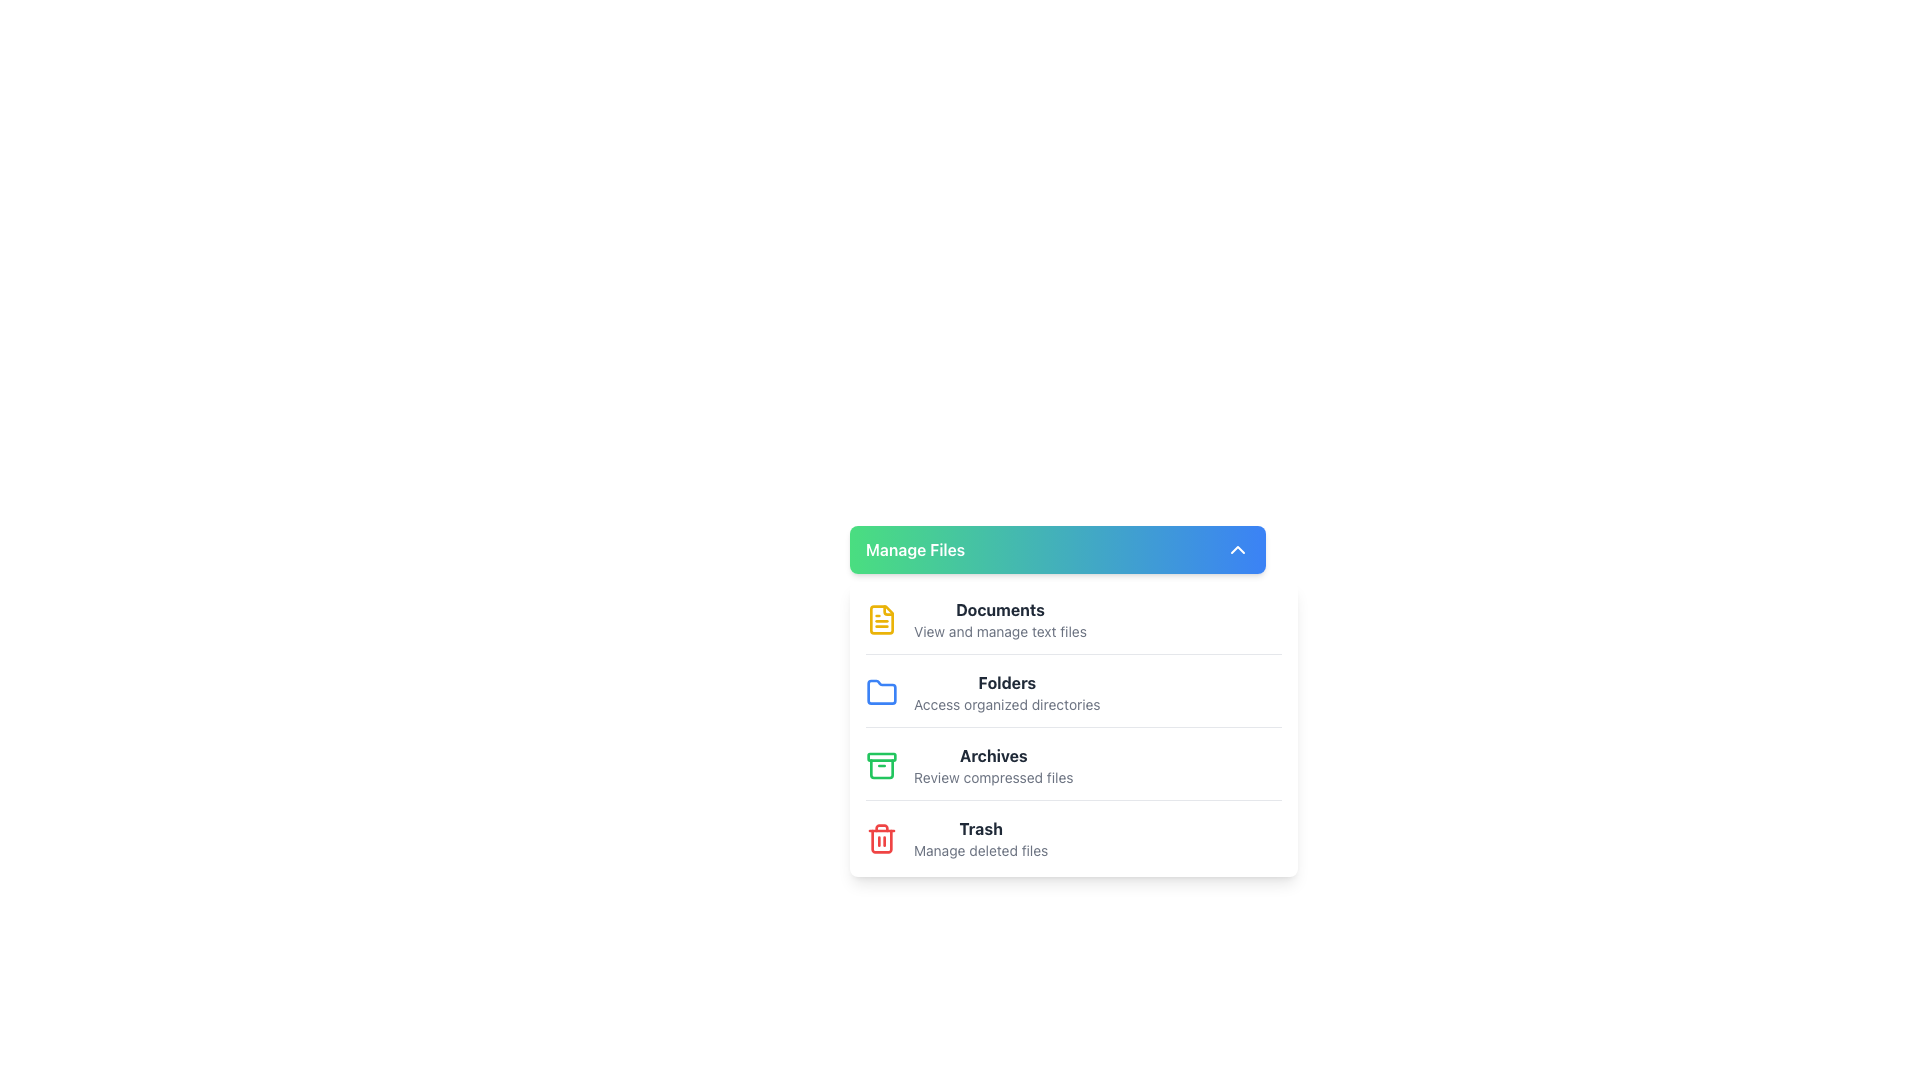 Image resolution: width=1920 pixels, height=1080 pixels. I want to click on the 'Archives' icon located to the left of the 'Archives' title in the 'Manage Files' section, so click(881, 765).